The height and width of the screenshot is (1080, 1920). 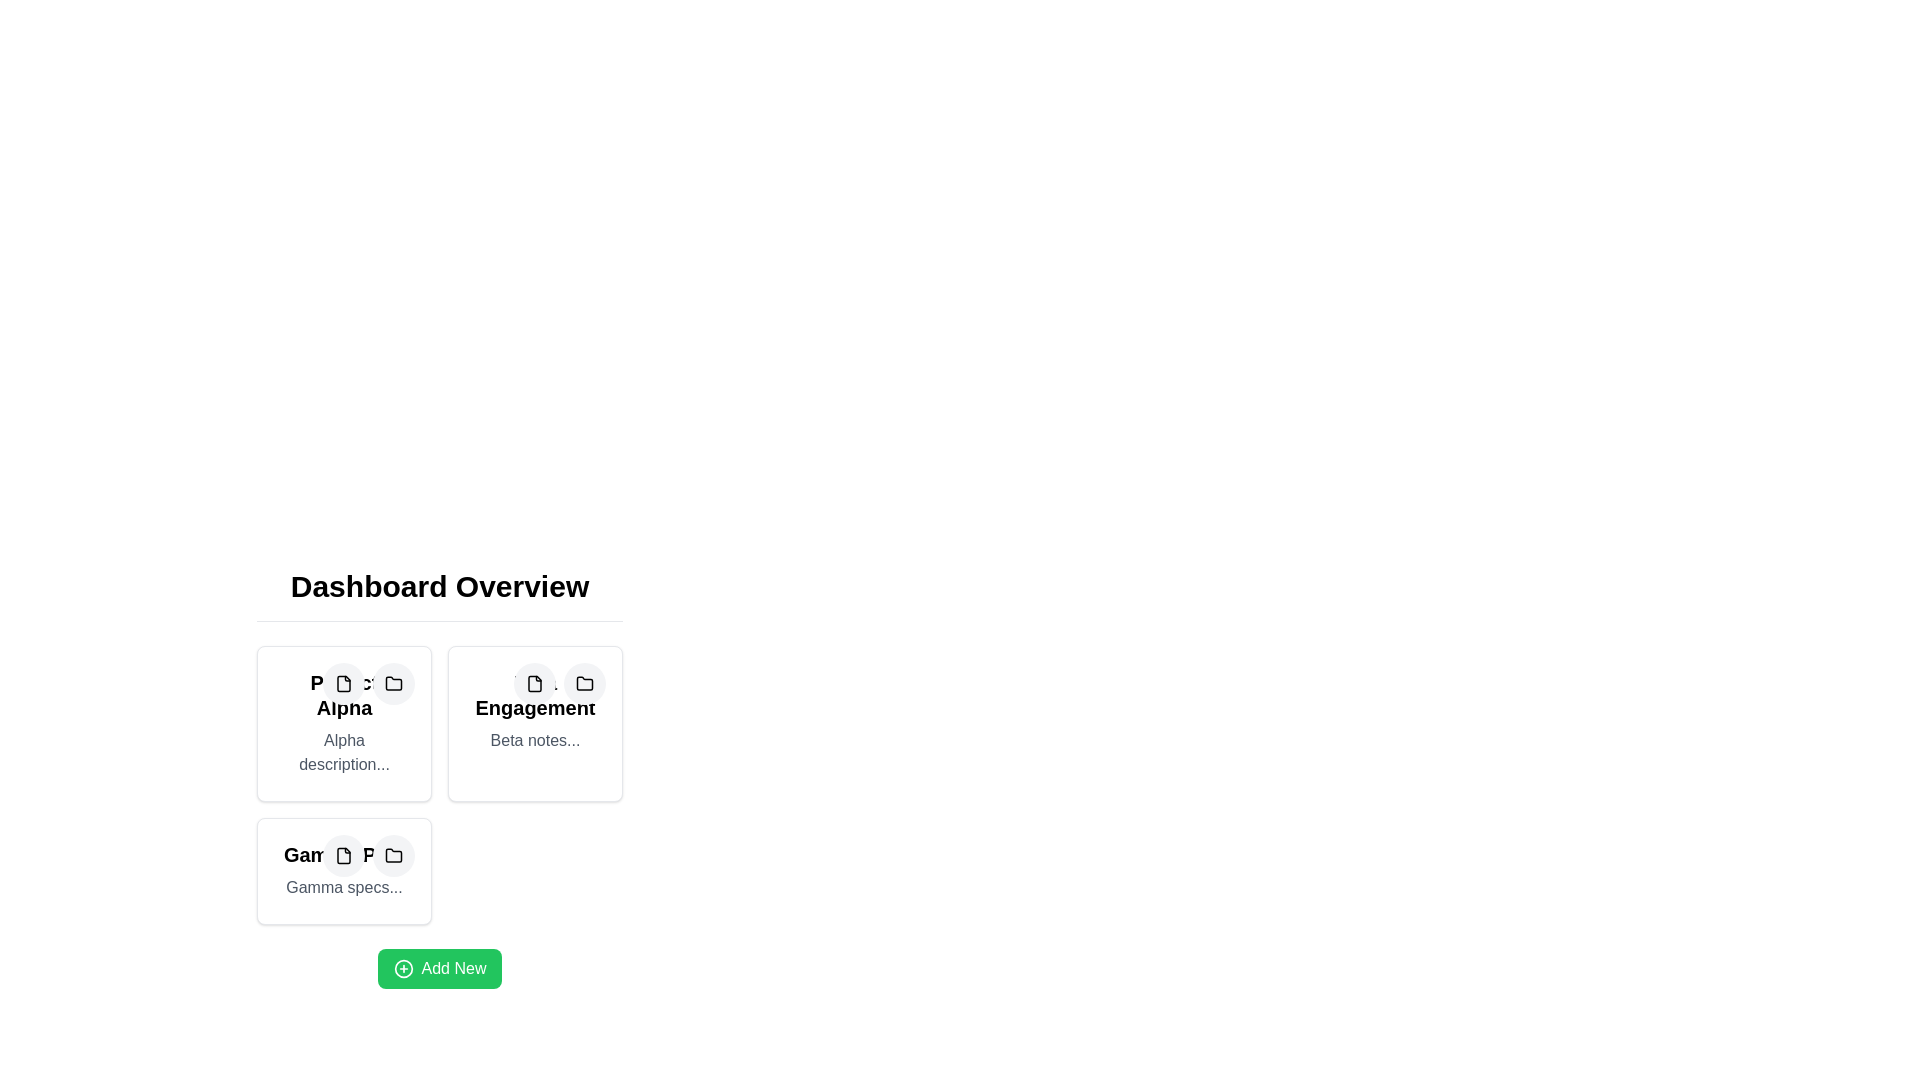 I want to click on the circular outline icon within the larger plus symbol icon on the green 'Add New' button located at the bottom of the main card layout, so click(x=402, y=967).